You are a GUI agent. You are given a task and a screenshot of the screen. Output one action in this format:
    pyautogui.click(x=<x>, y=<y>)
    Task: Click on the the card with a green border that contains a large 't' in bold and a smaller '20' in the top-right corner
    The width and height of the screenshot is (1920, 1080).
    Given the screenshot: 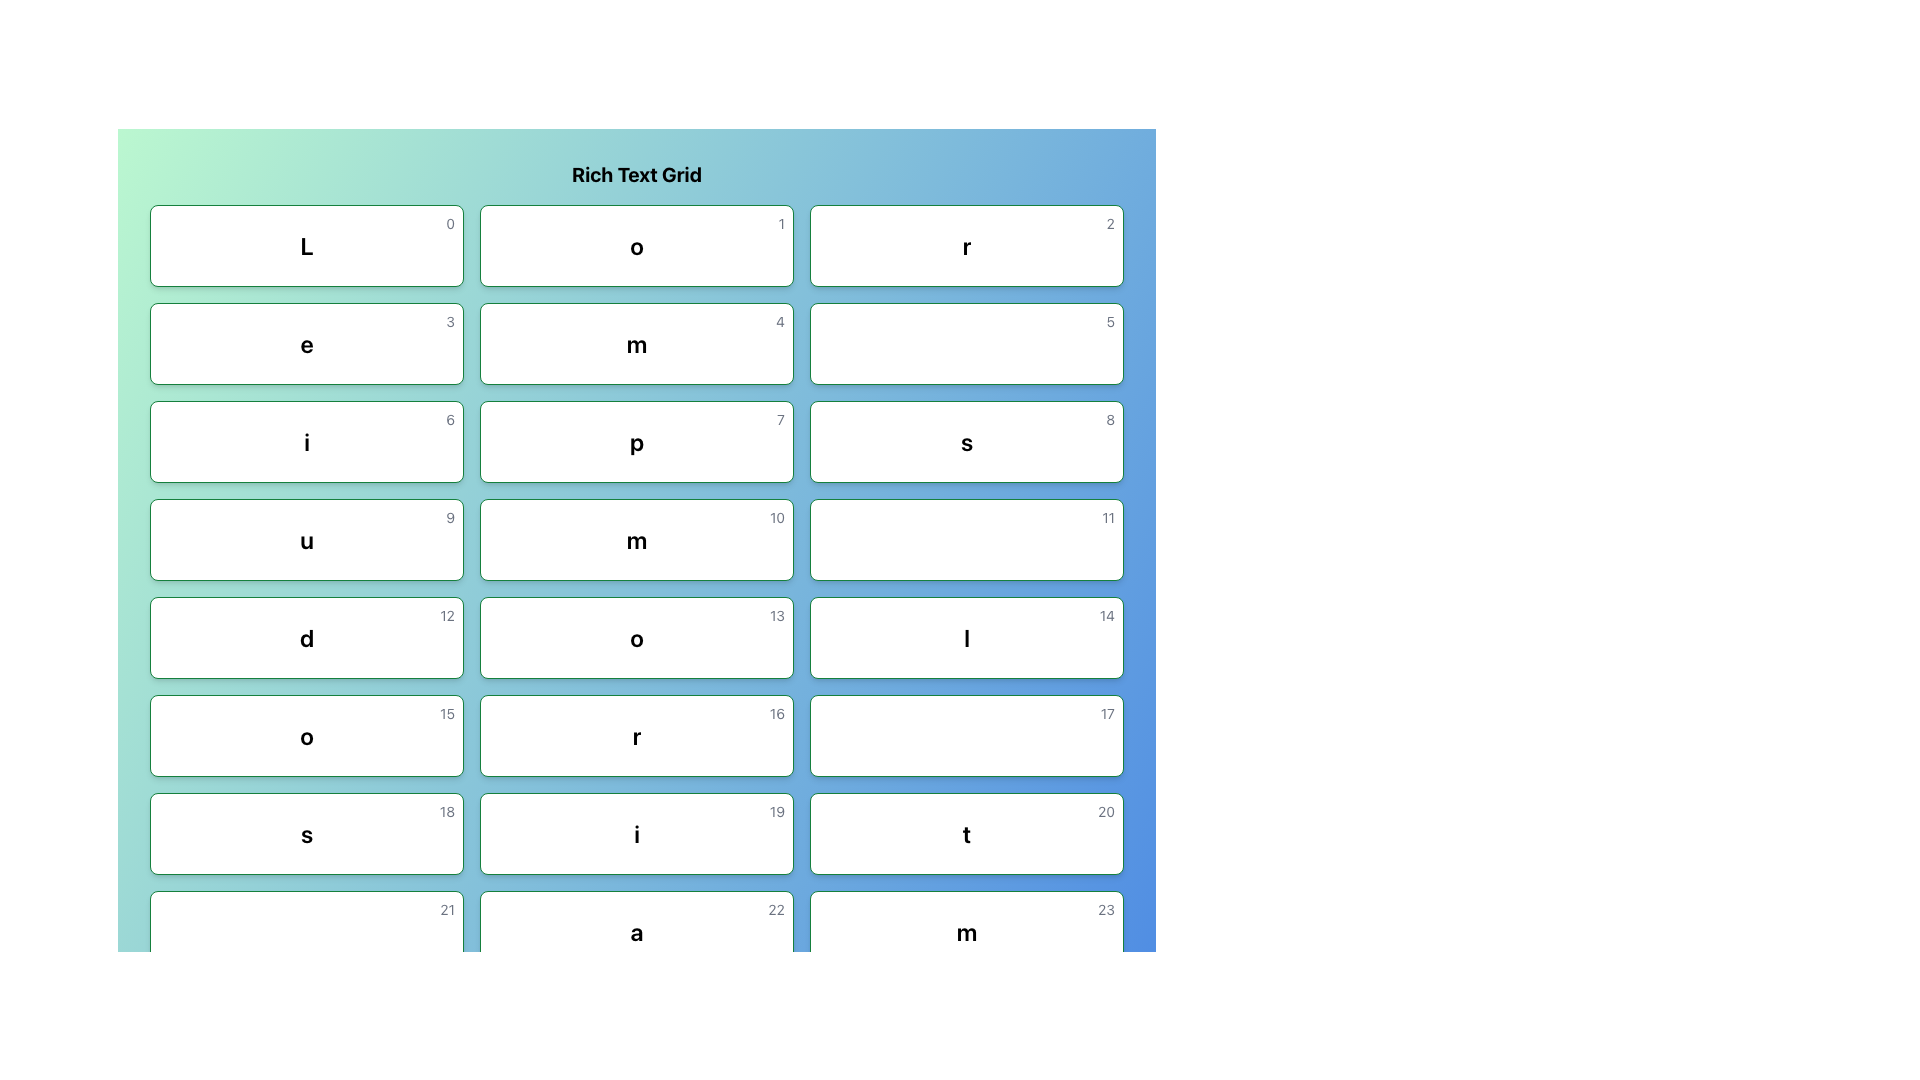 What is the action you would take?
    pyautogui.click(x=966, y=833)
    